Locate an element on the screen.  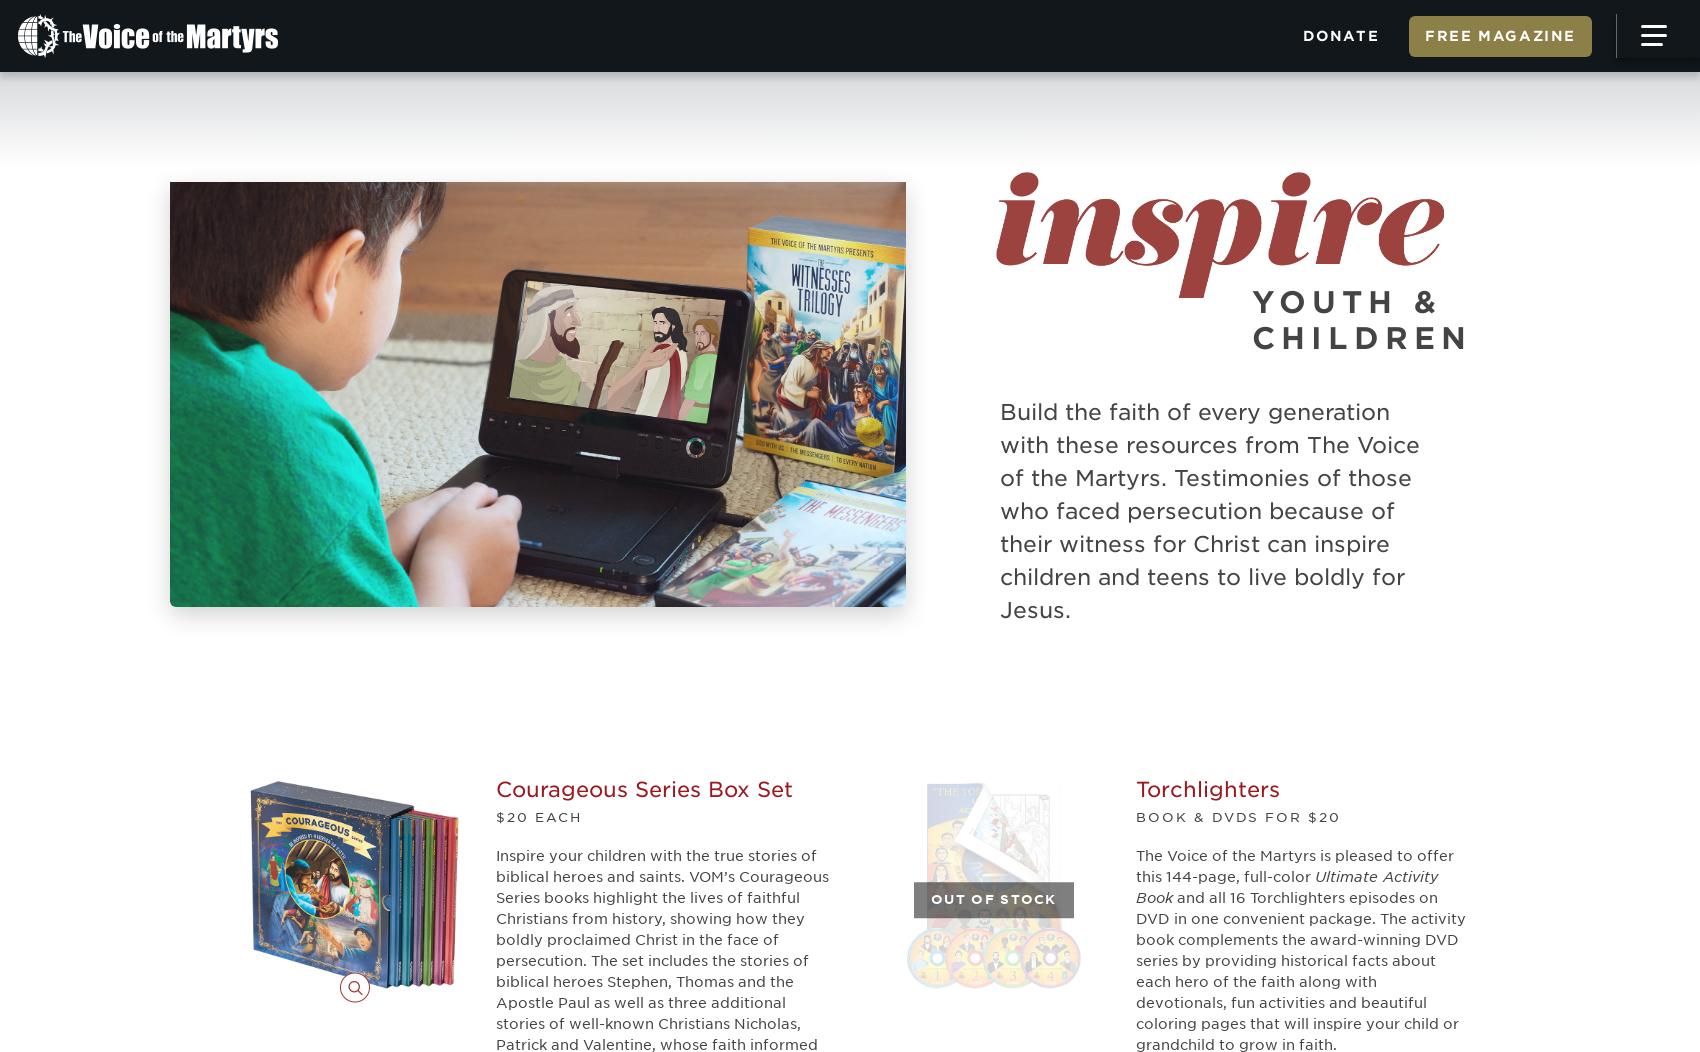
'Ultimate Activity Book' is located at coordinates (1287, 886).